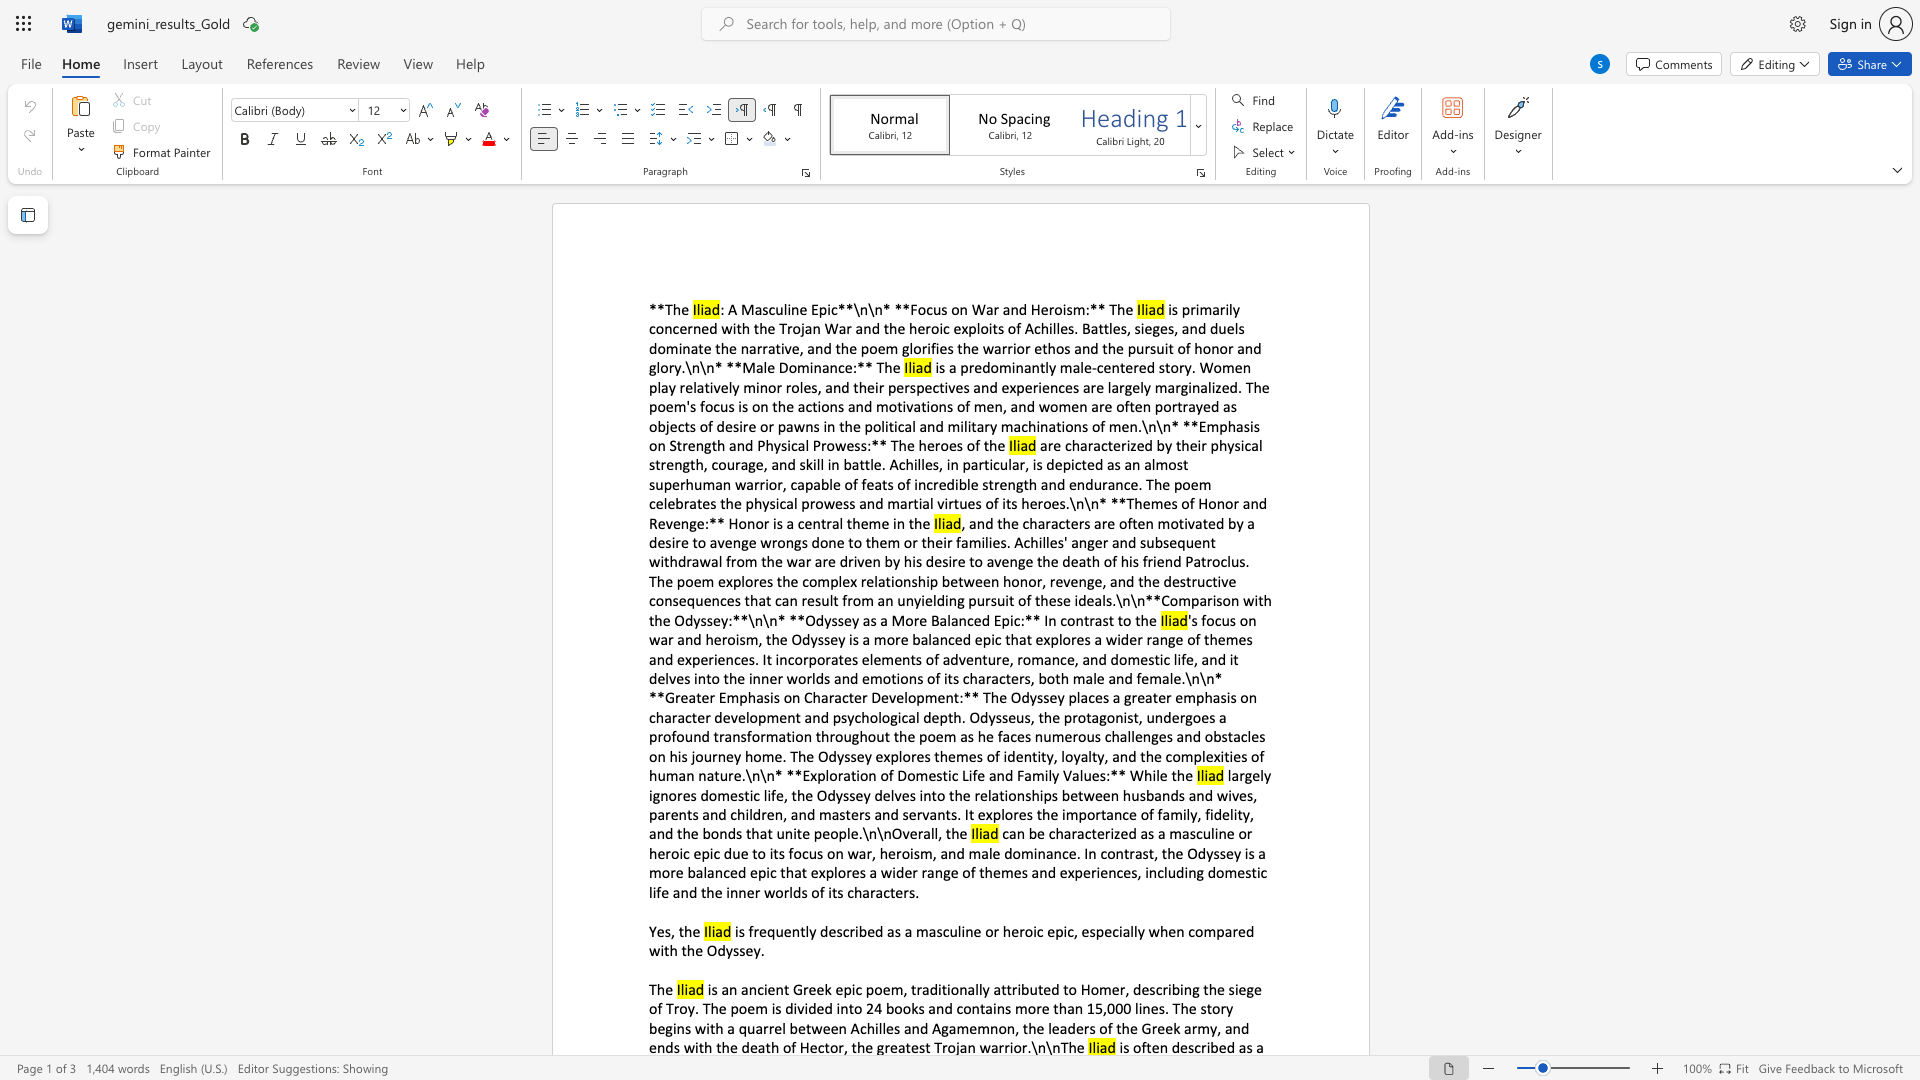 The image size is (1920, 1080). Describe the element at coordinates (756, 871) in the screenshot. I see `the subset text "pic that explores a wider r" within the text "can be characterized as a masculine or heroic epic due to its focus on war, heroism, and male dominance. In contrast, the Odyssey is a more balanced epic that explores a wider range of themes and experiences, including domestic life and the inner worlds of its characters."` at that location.